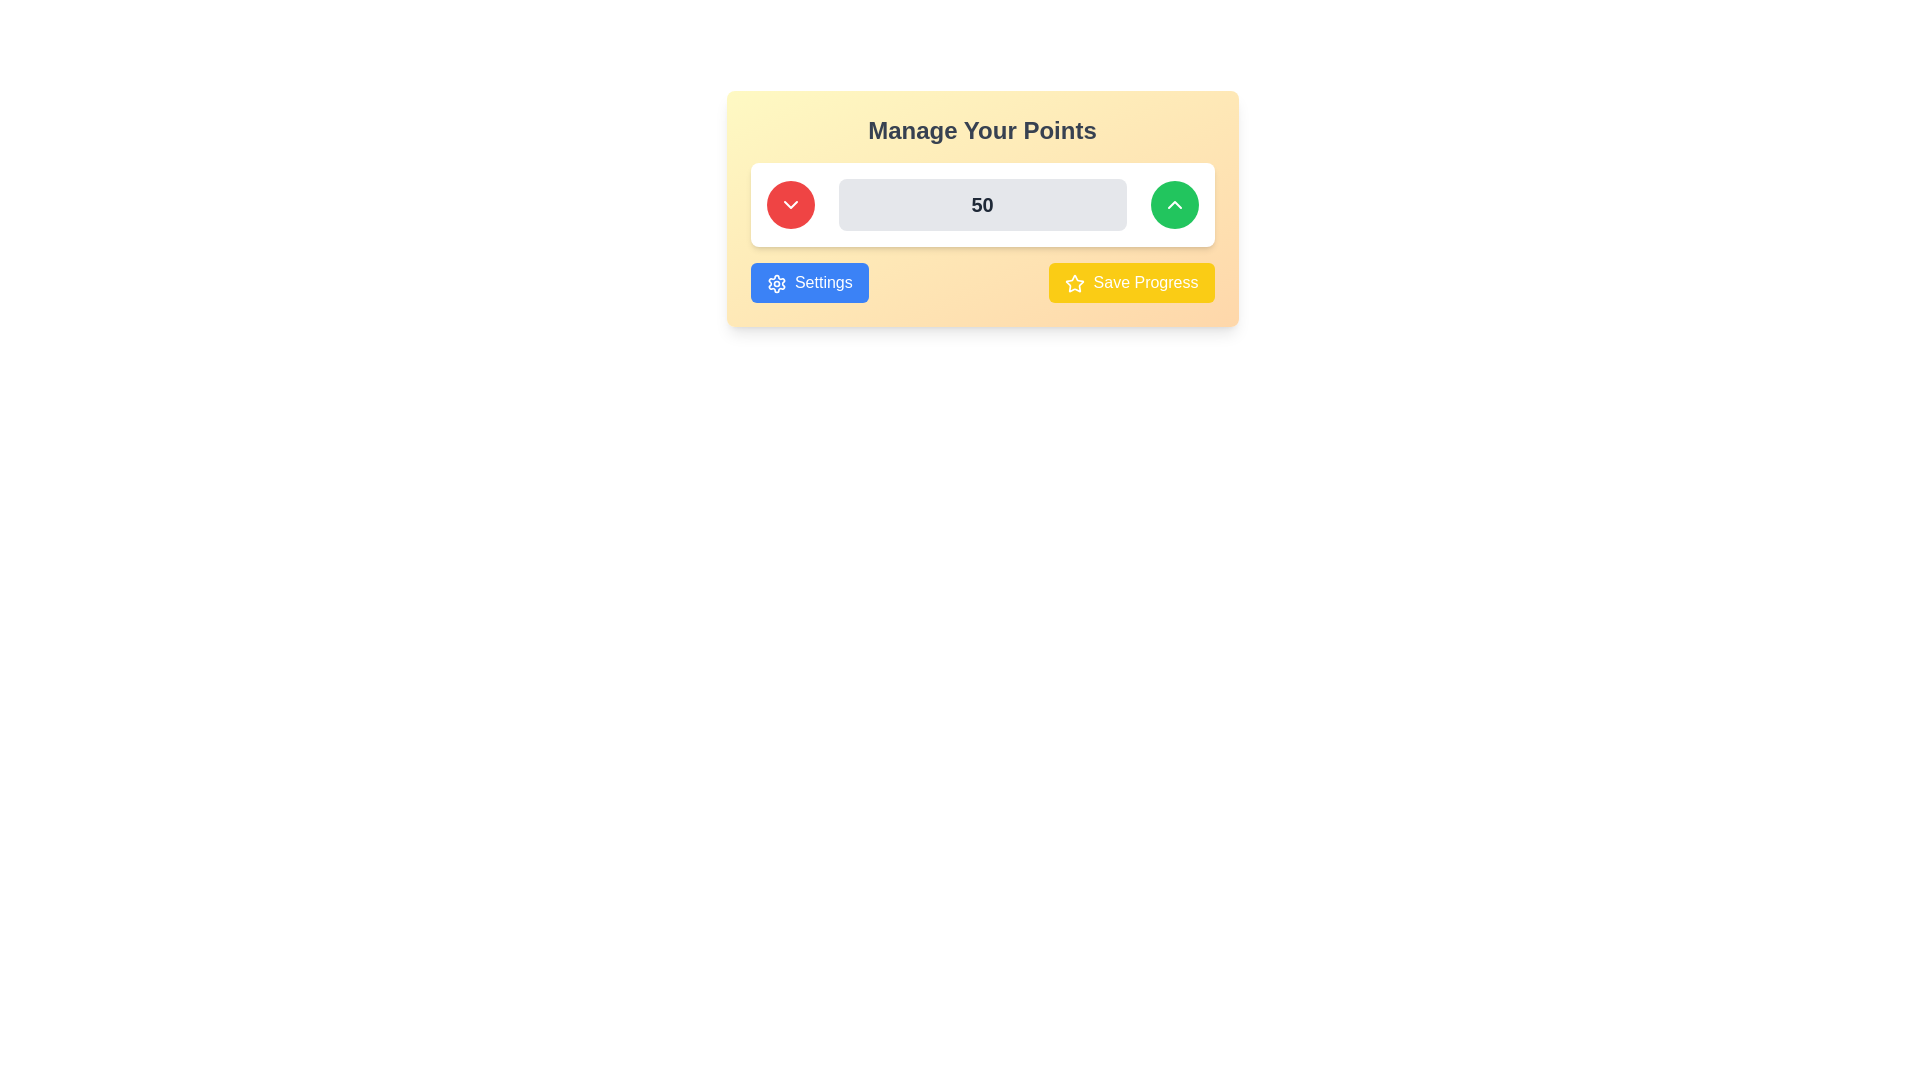 This screenshot has height=1080, width=1920. I want to click on the central panel area that allows users to manage their points, located below the header 'Manage Your Points', so click(982, 208).